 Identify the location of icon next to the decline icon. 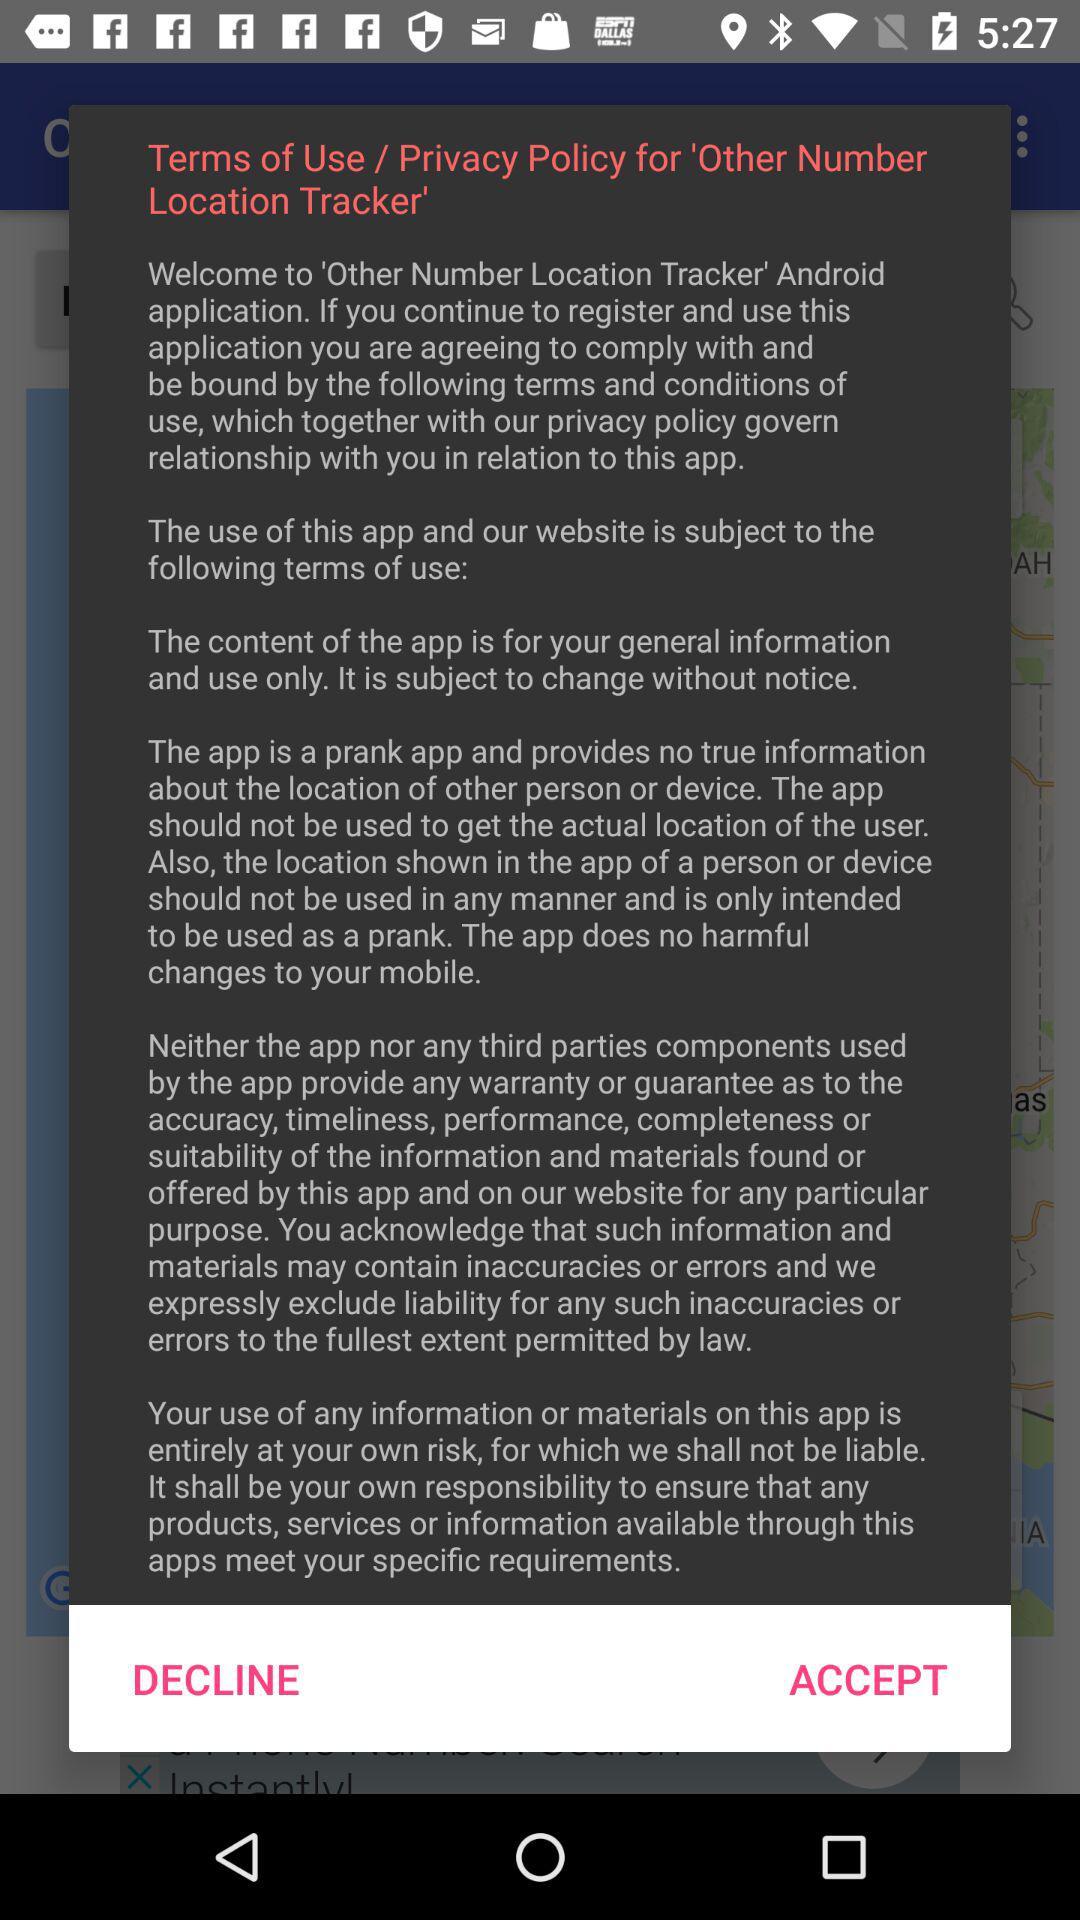
(867, 1678).